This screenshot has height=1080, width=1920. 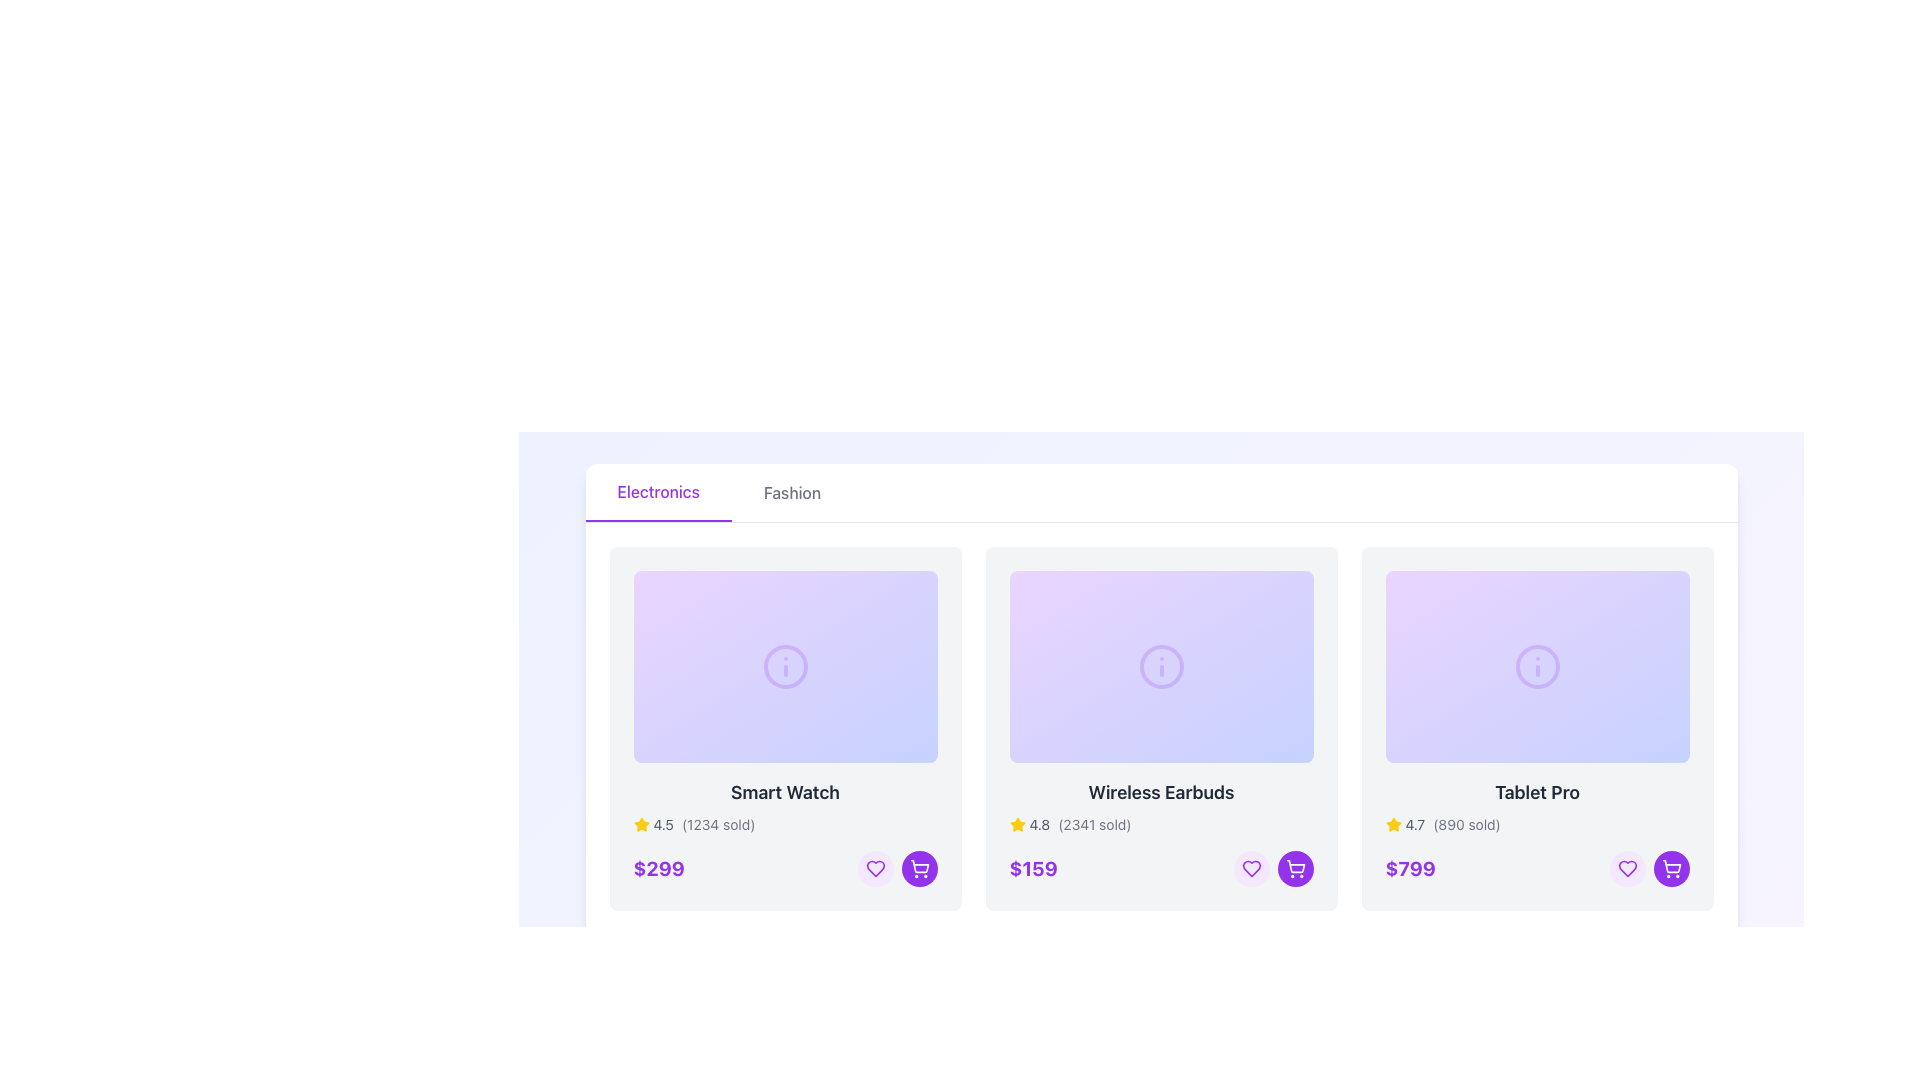 What do you see at coordinates (1017, 825) in the screenshot?
I see `the vibrant yellow star icon indicating user rating, located at the top-left corner of the second product card in the rating section` at bounding box center [1017, 825].